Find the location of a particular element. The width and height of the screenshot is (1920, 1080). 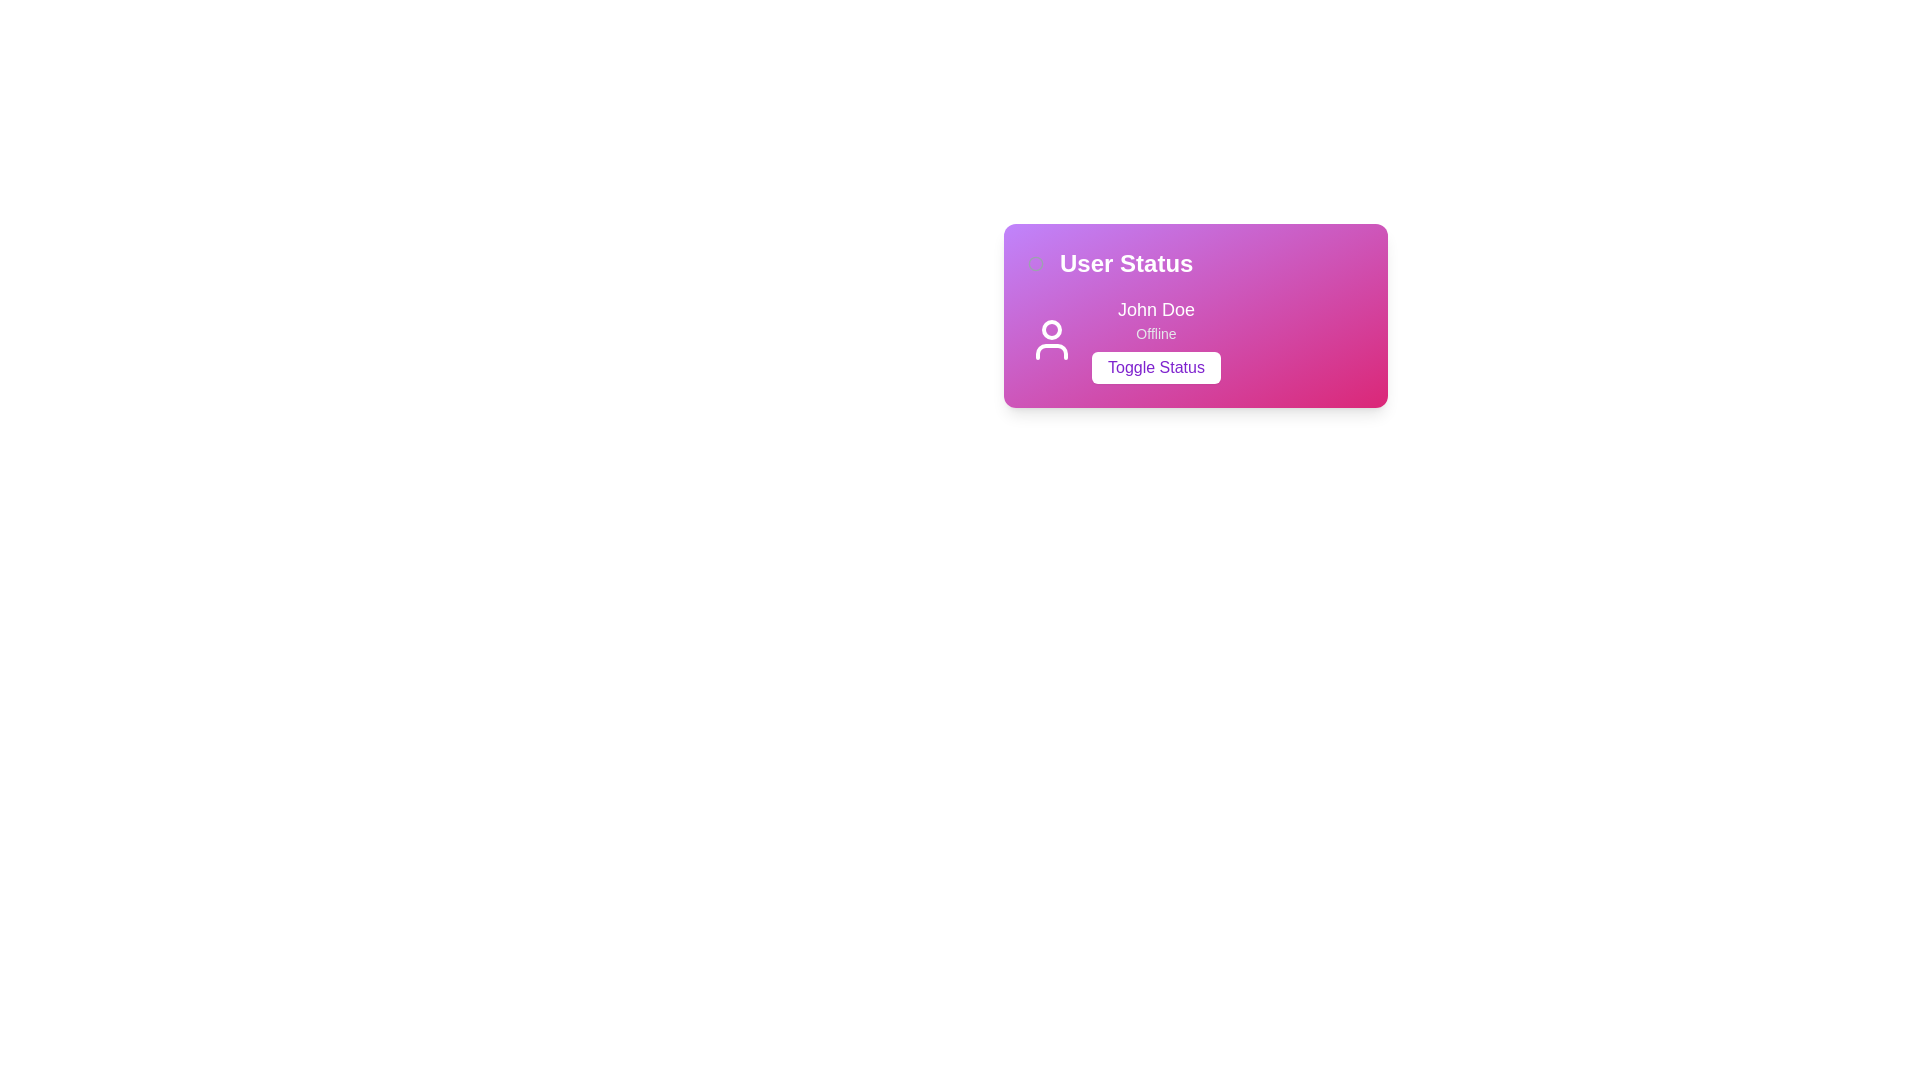

torso segment of the user icon, which is located beneath the head segment and is centered horizontally within the icon area on the left side of the user card layout is located at coordinates (1050, 350).